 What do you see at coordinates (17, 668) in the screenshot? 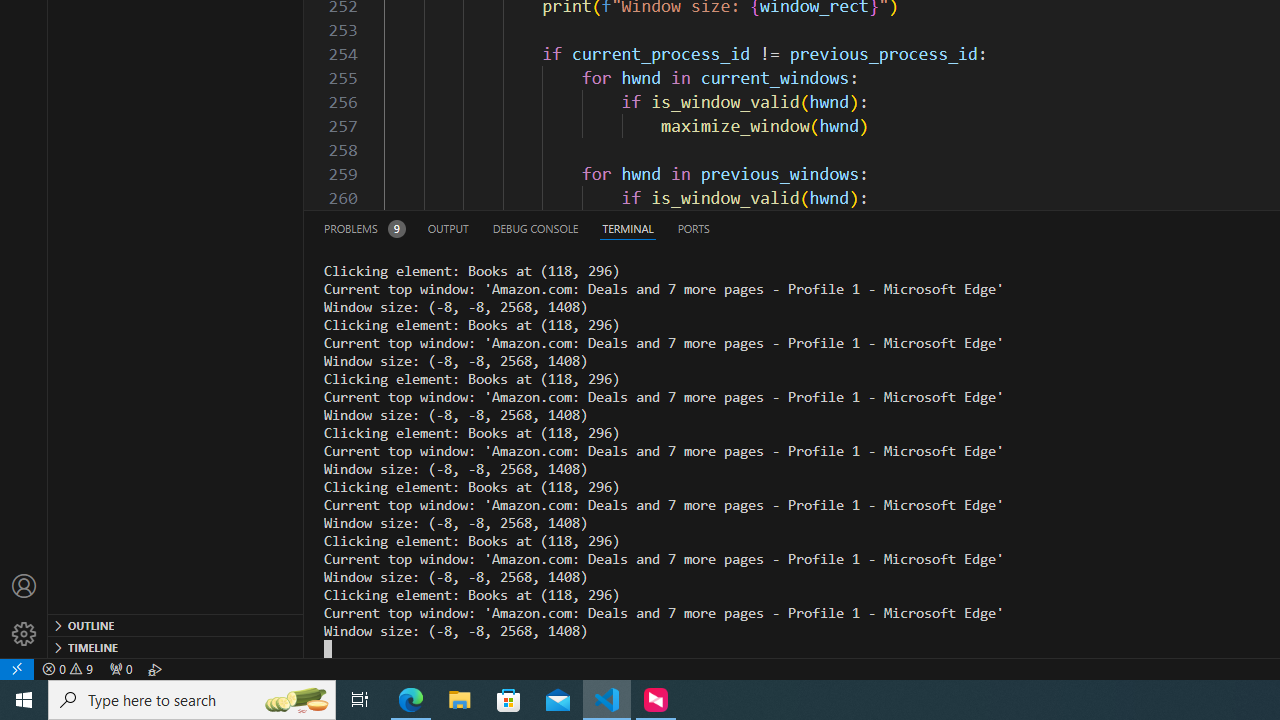
I see `'remote'` at bounding box center [17, 668].